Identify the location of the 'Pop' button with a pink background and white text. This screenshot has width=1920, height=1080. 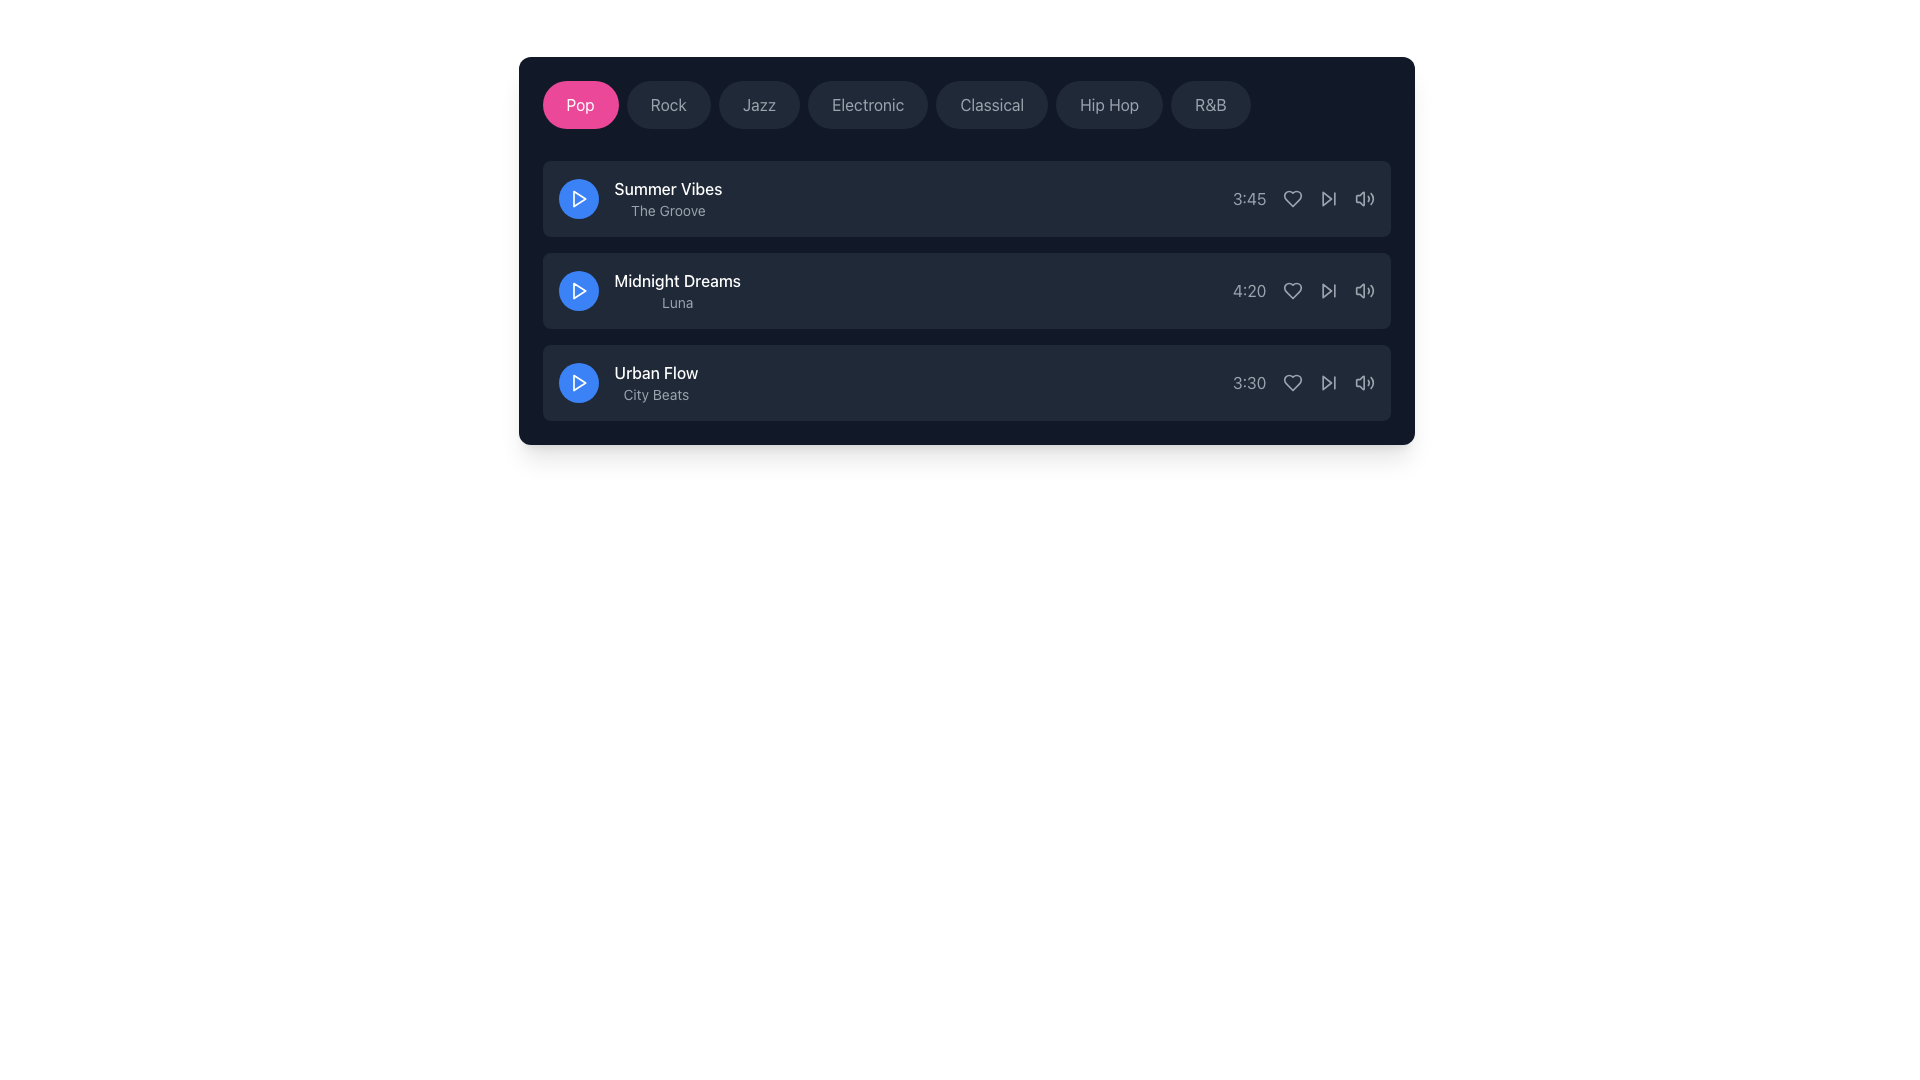
(579, 104).